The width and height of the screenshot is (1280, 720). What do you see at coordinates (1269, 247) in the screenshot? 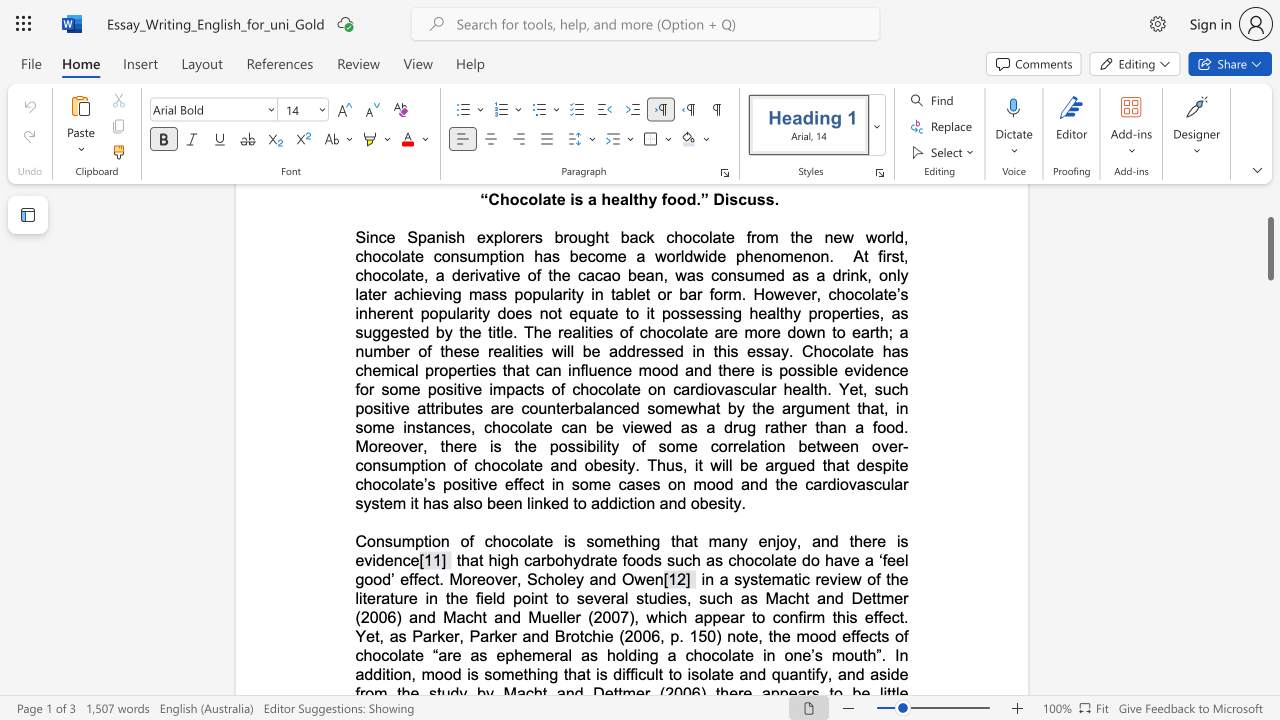
I see `the scrollbar and move up 10 pixels` at bounding box center [1269, 247].